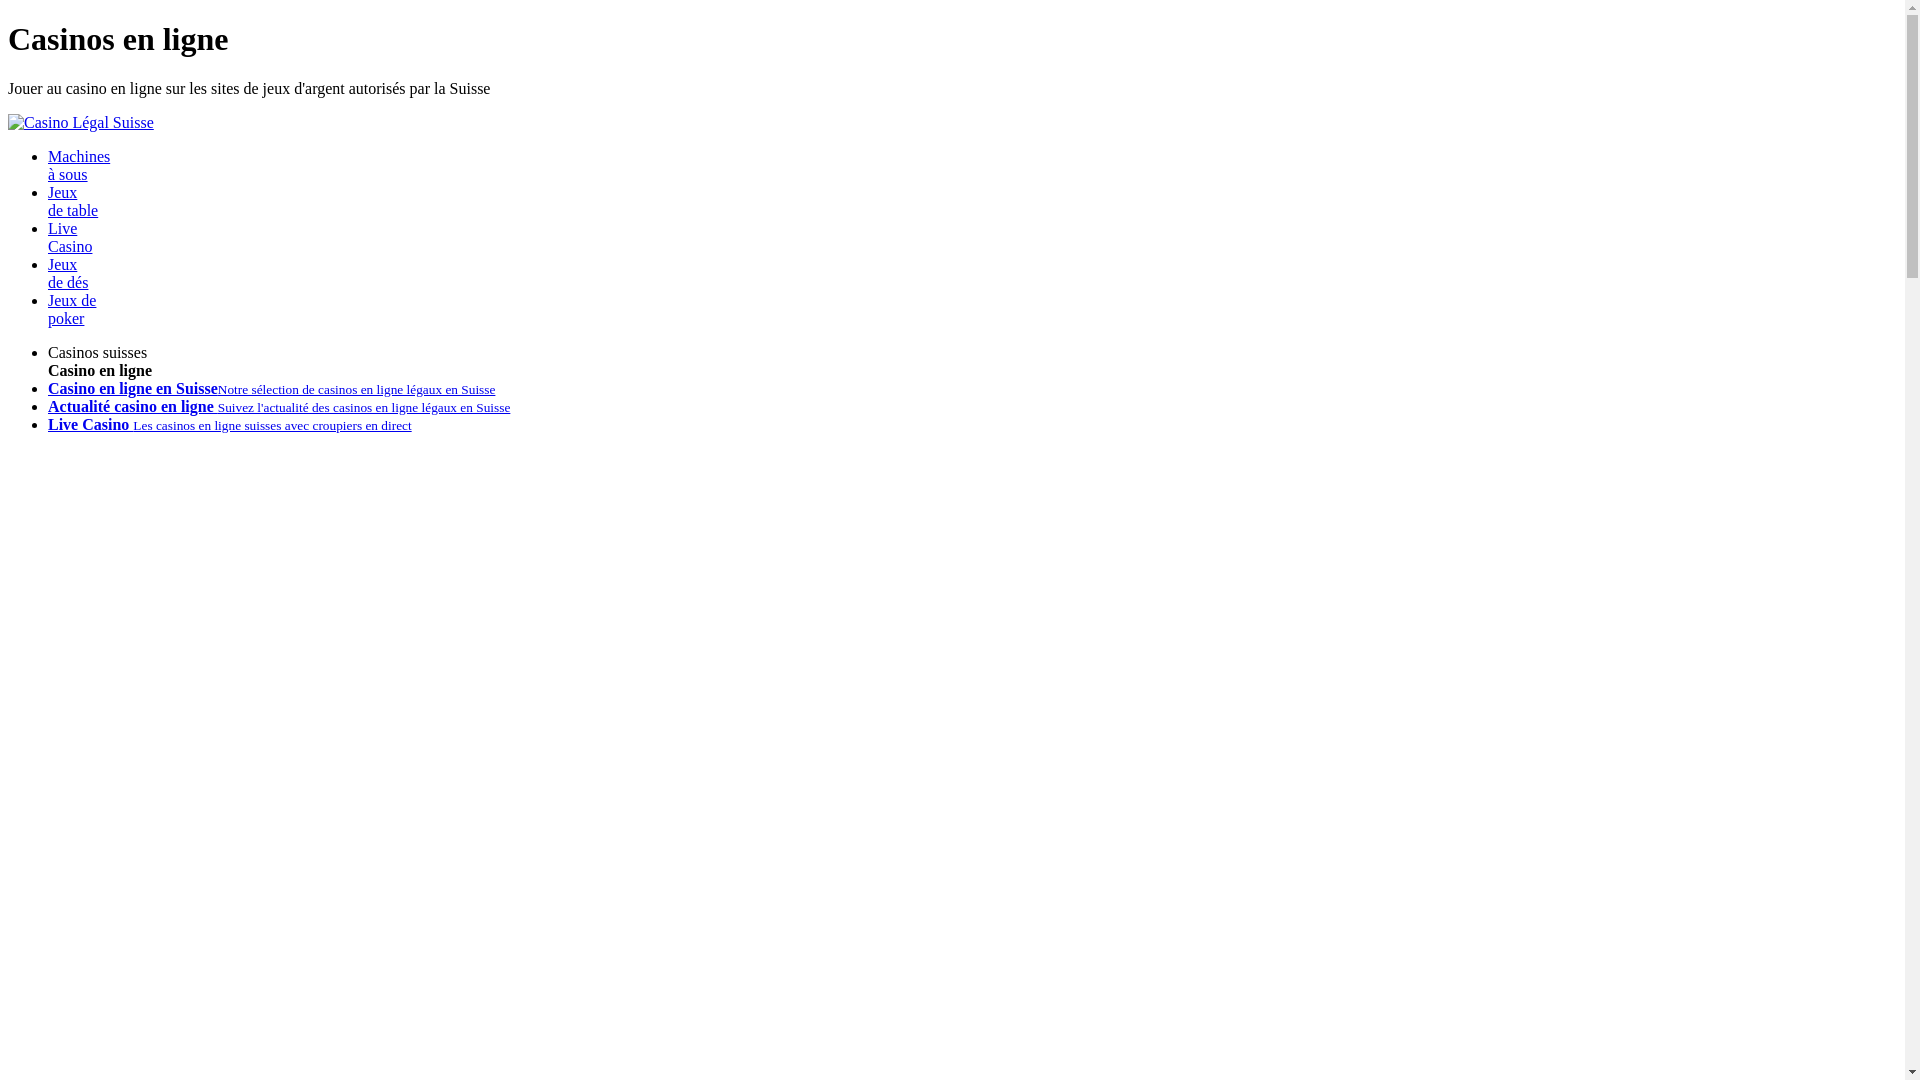 The height and width of the screenshot is (1080, 1920). Describe the element at coordinates (72, 309) in the screenshot. I see `'Jeux de` at that location.